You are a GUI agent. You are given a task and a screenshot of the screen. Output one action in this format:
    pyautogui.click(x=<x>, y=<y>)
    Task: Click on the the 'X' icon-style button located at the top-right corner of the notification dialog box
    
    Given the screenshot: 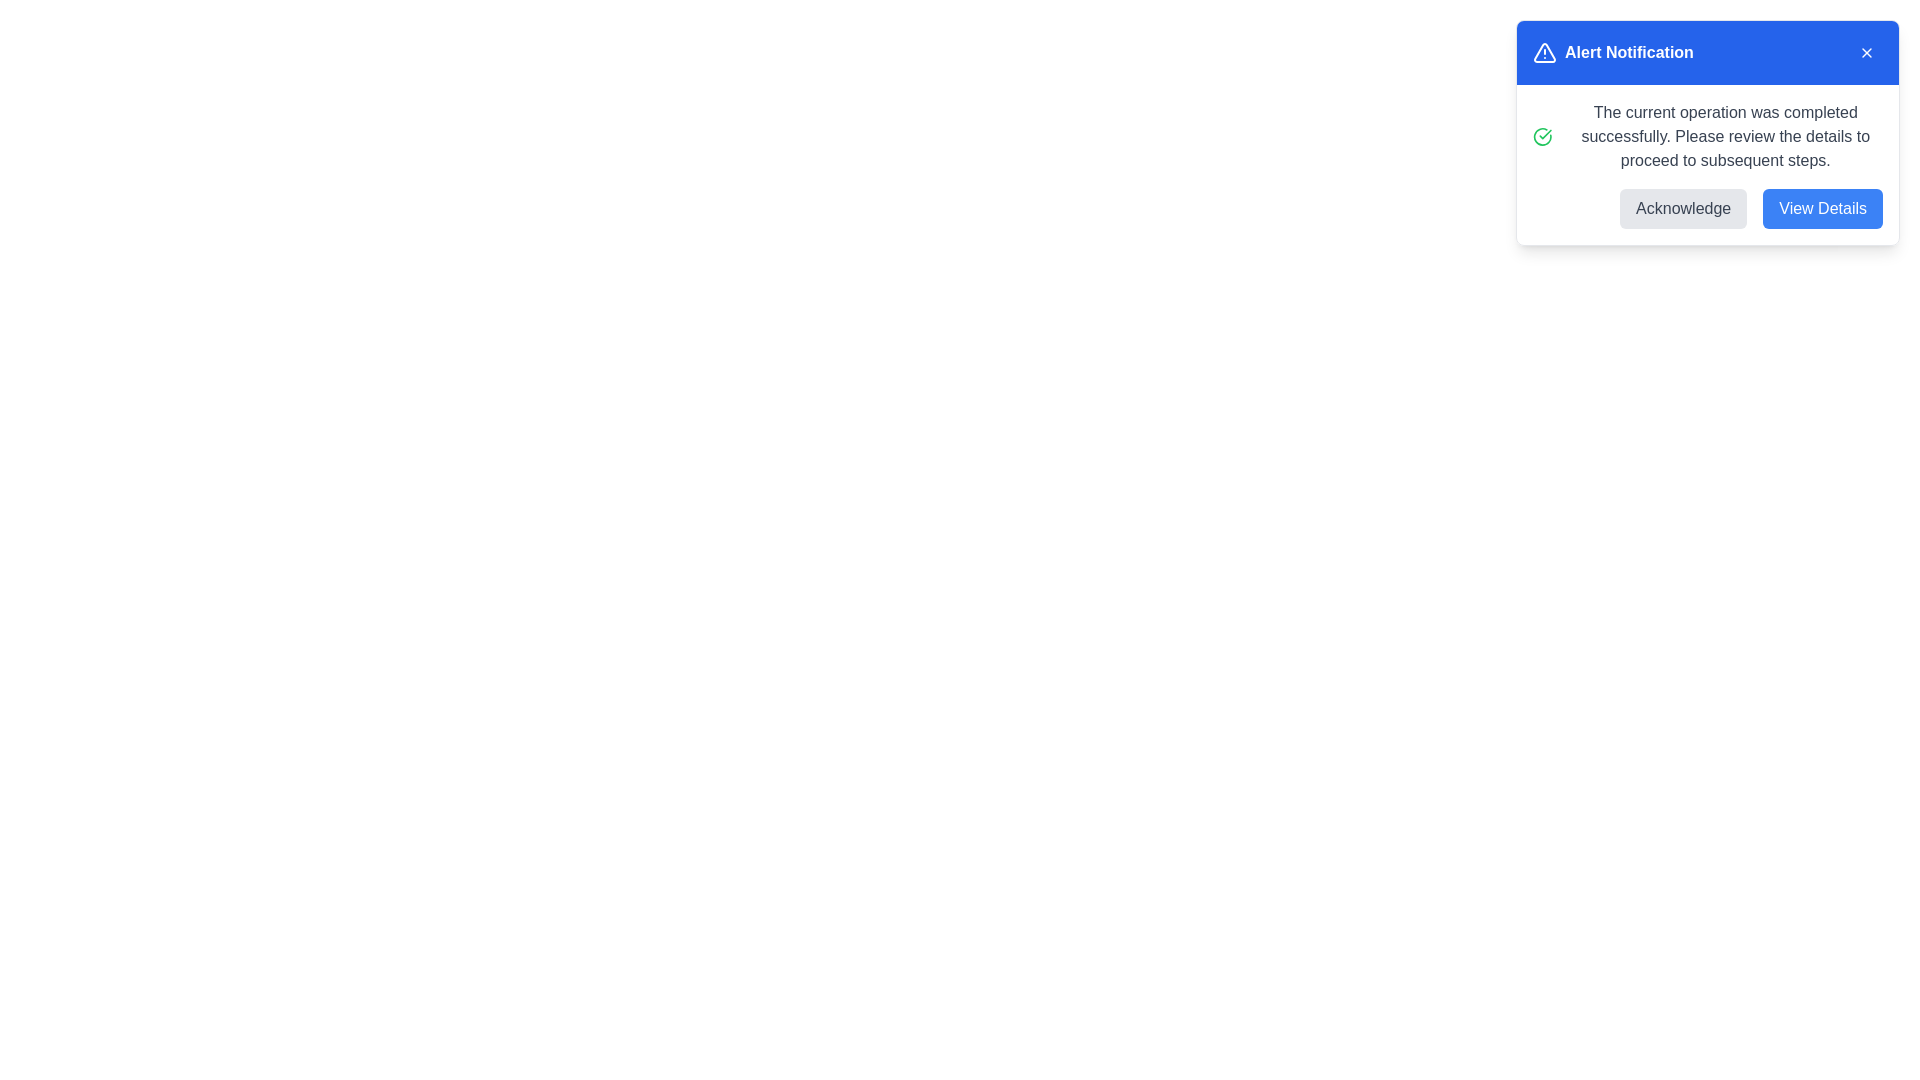 What is the action you would take?
    pyautogui.click(x=1866, y=52)
    